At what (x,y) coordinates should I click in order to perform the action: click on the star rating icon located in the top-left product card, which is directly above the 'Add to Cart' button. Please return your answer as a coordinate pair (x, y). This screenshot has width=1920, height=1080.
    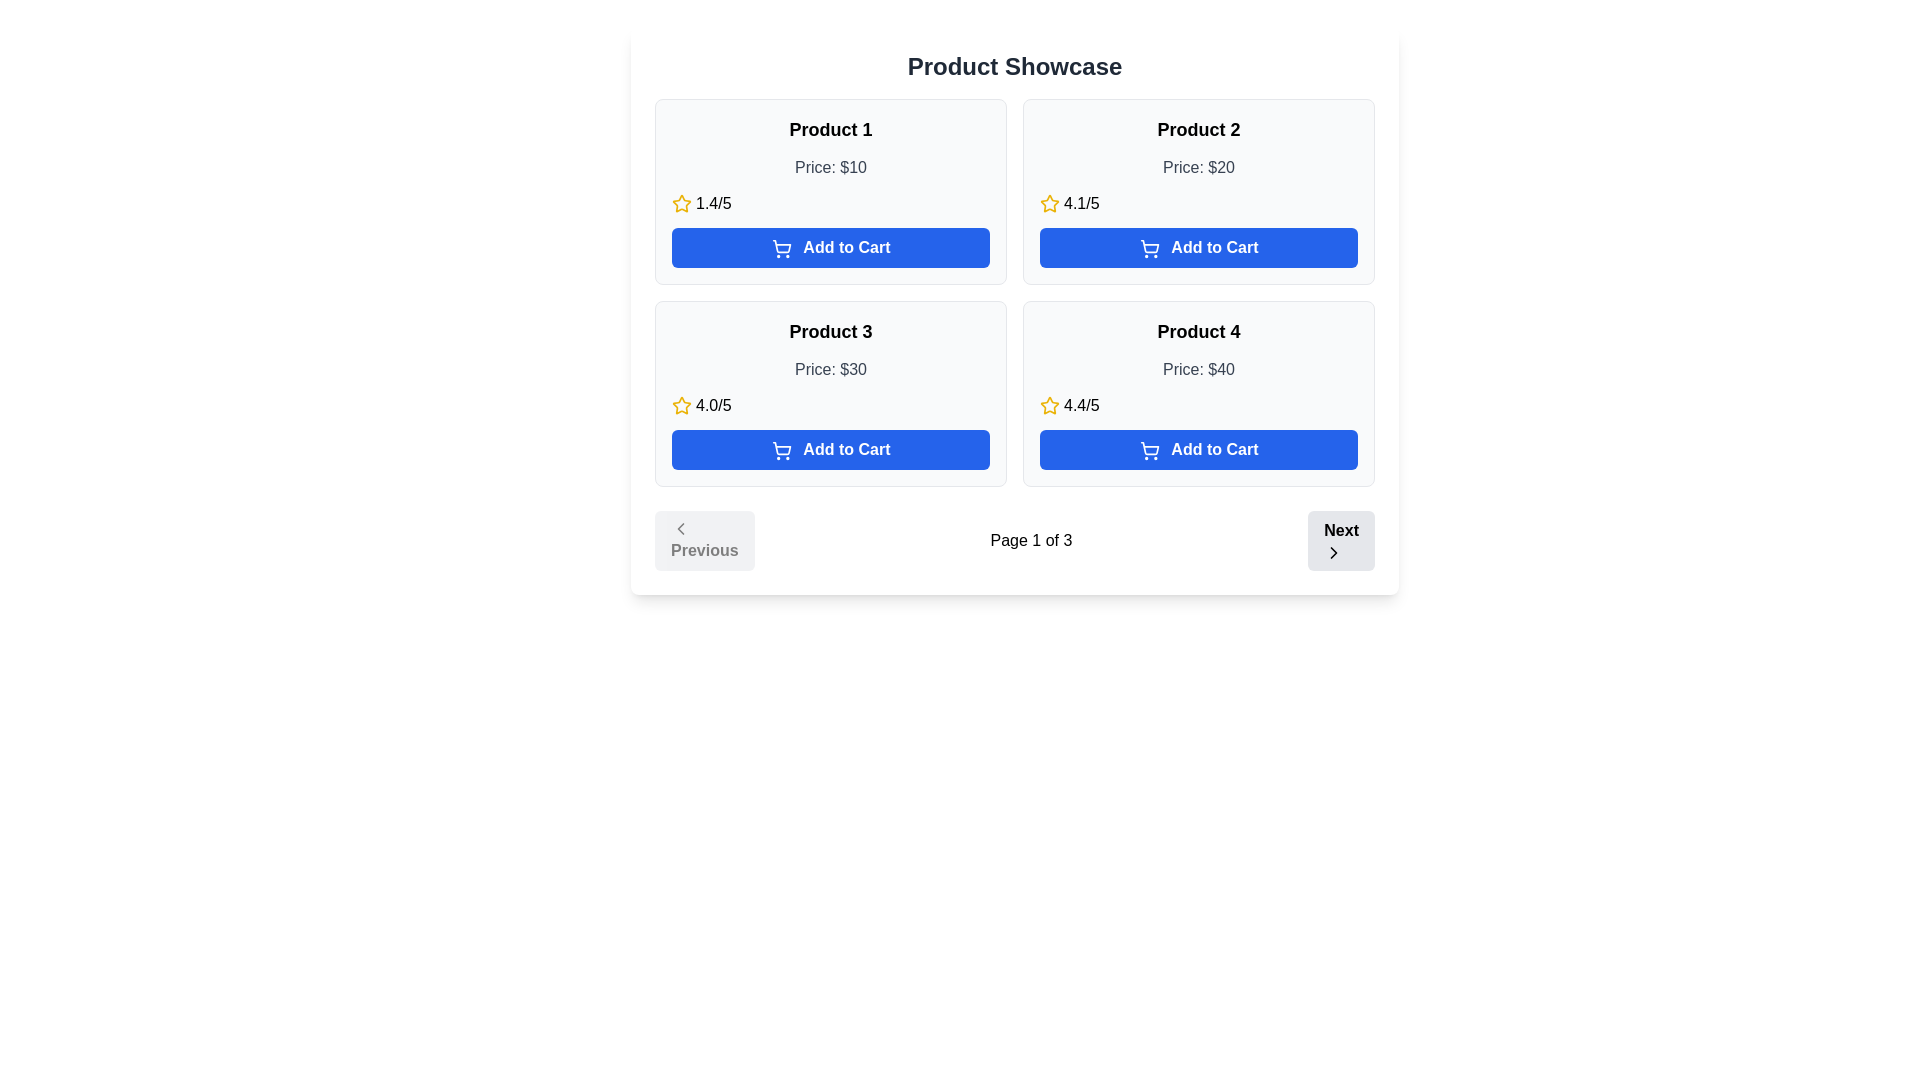
    Looking at the image, I should click on (681, 204).